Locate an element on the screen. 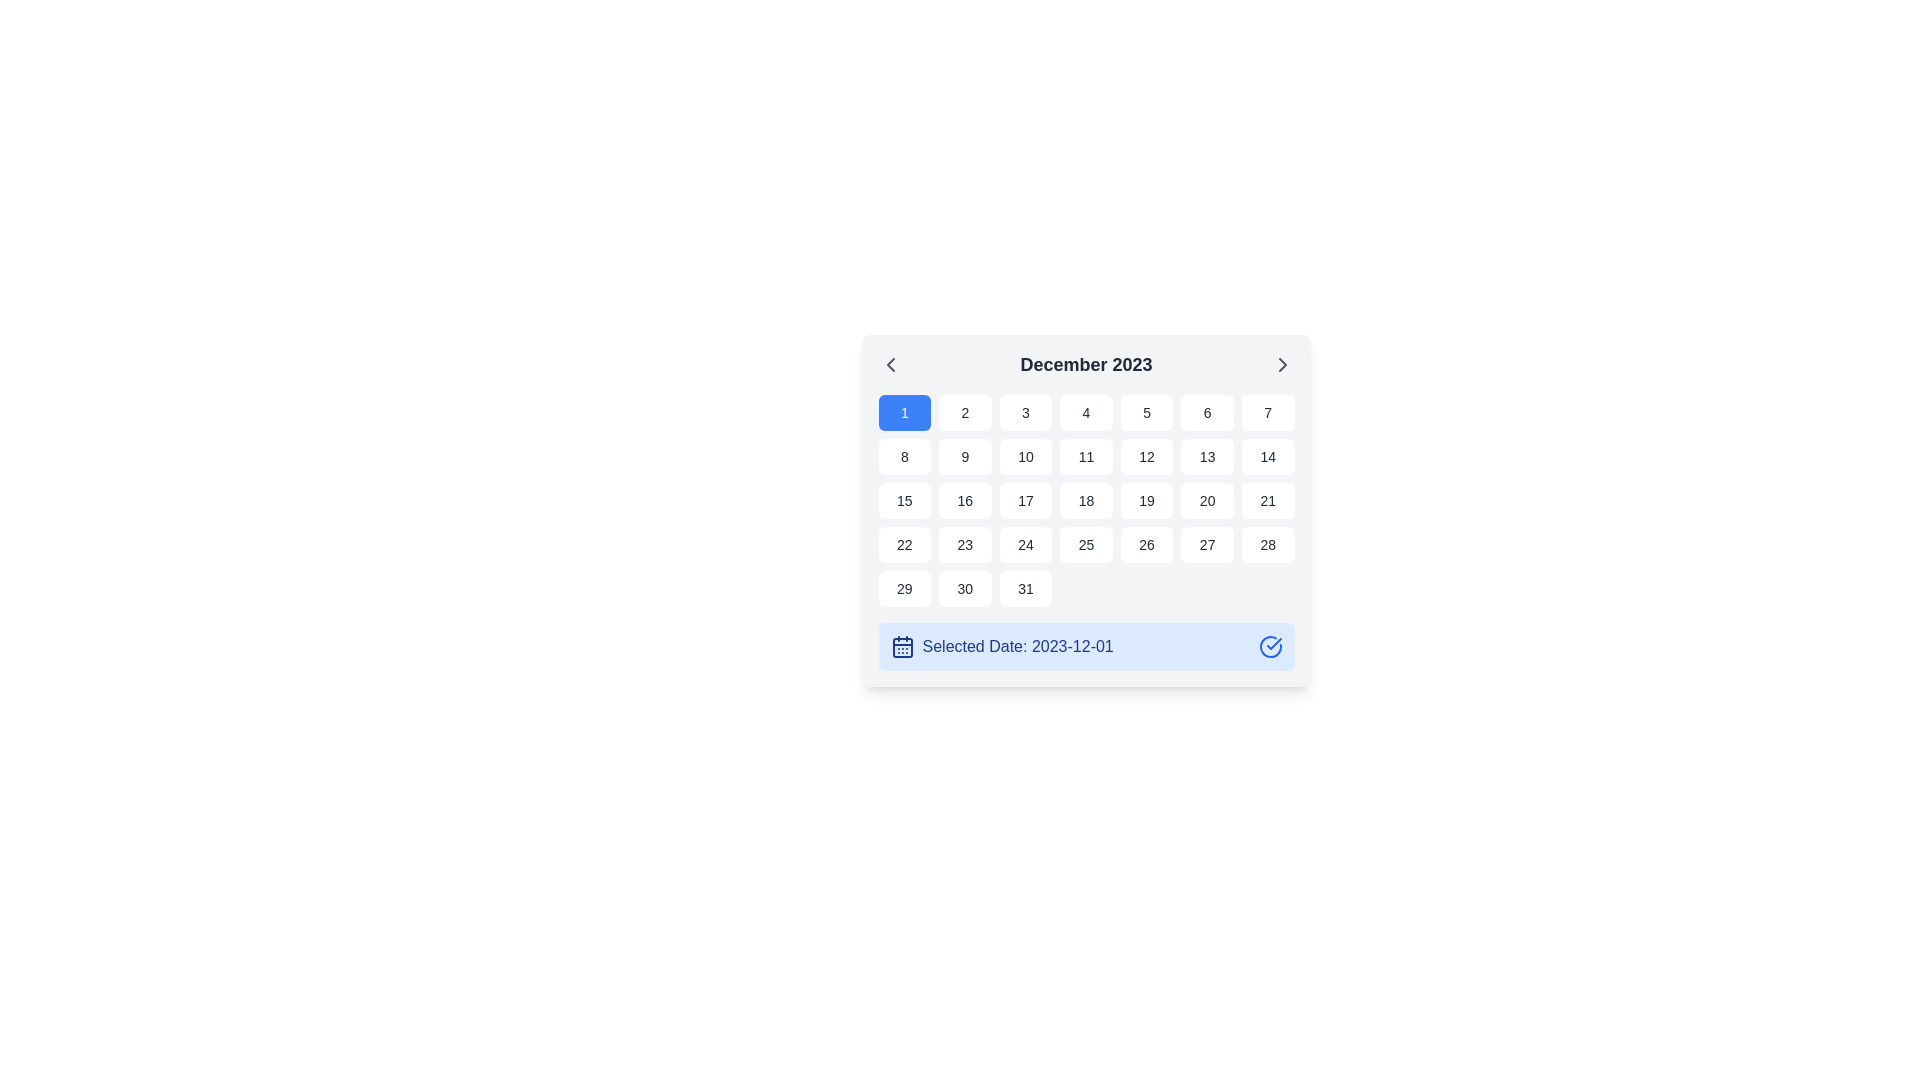 This screenshot has width=1920, height=1080. the interactive day selector button located in the third row and third column of the calendar grid is located at coordinates (1025, 500).